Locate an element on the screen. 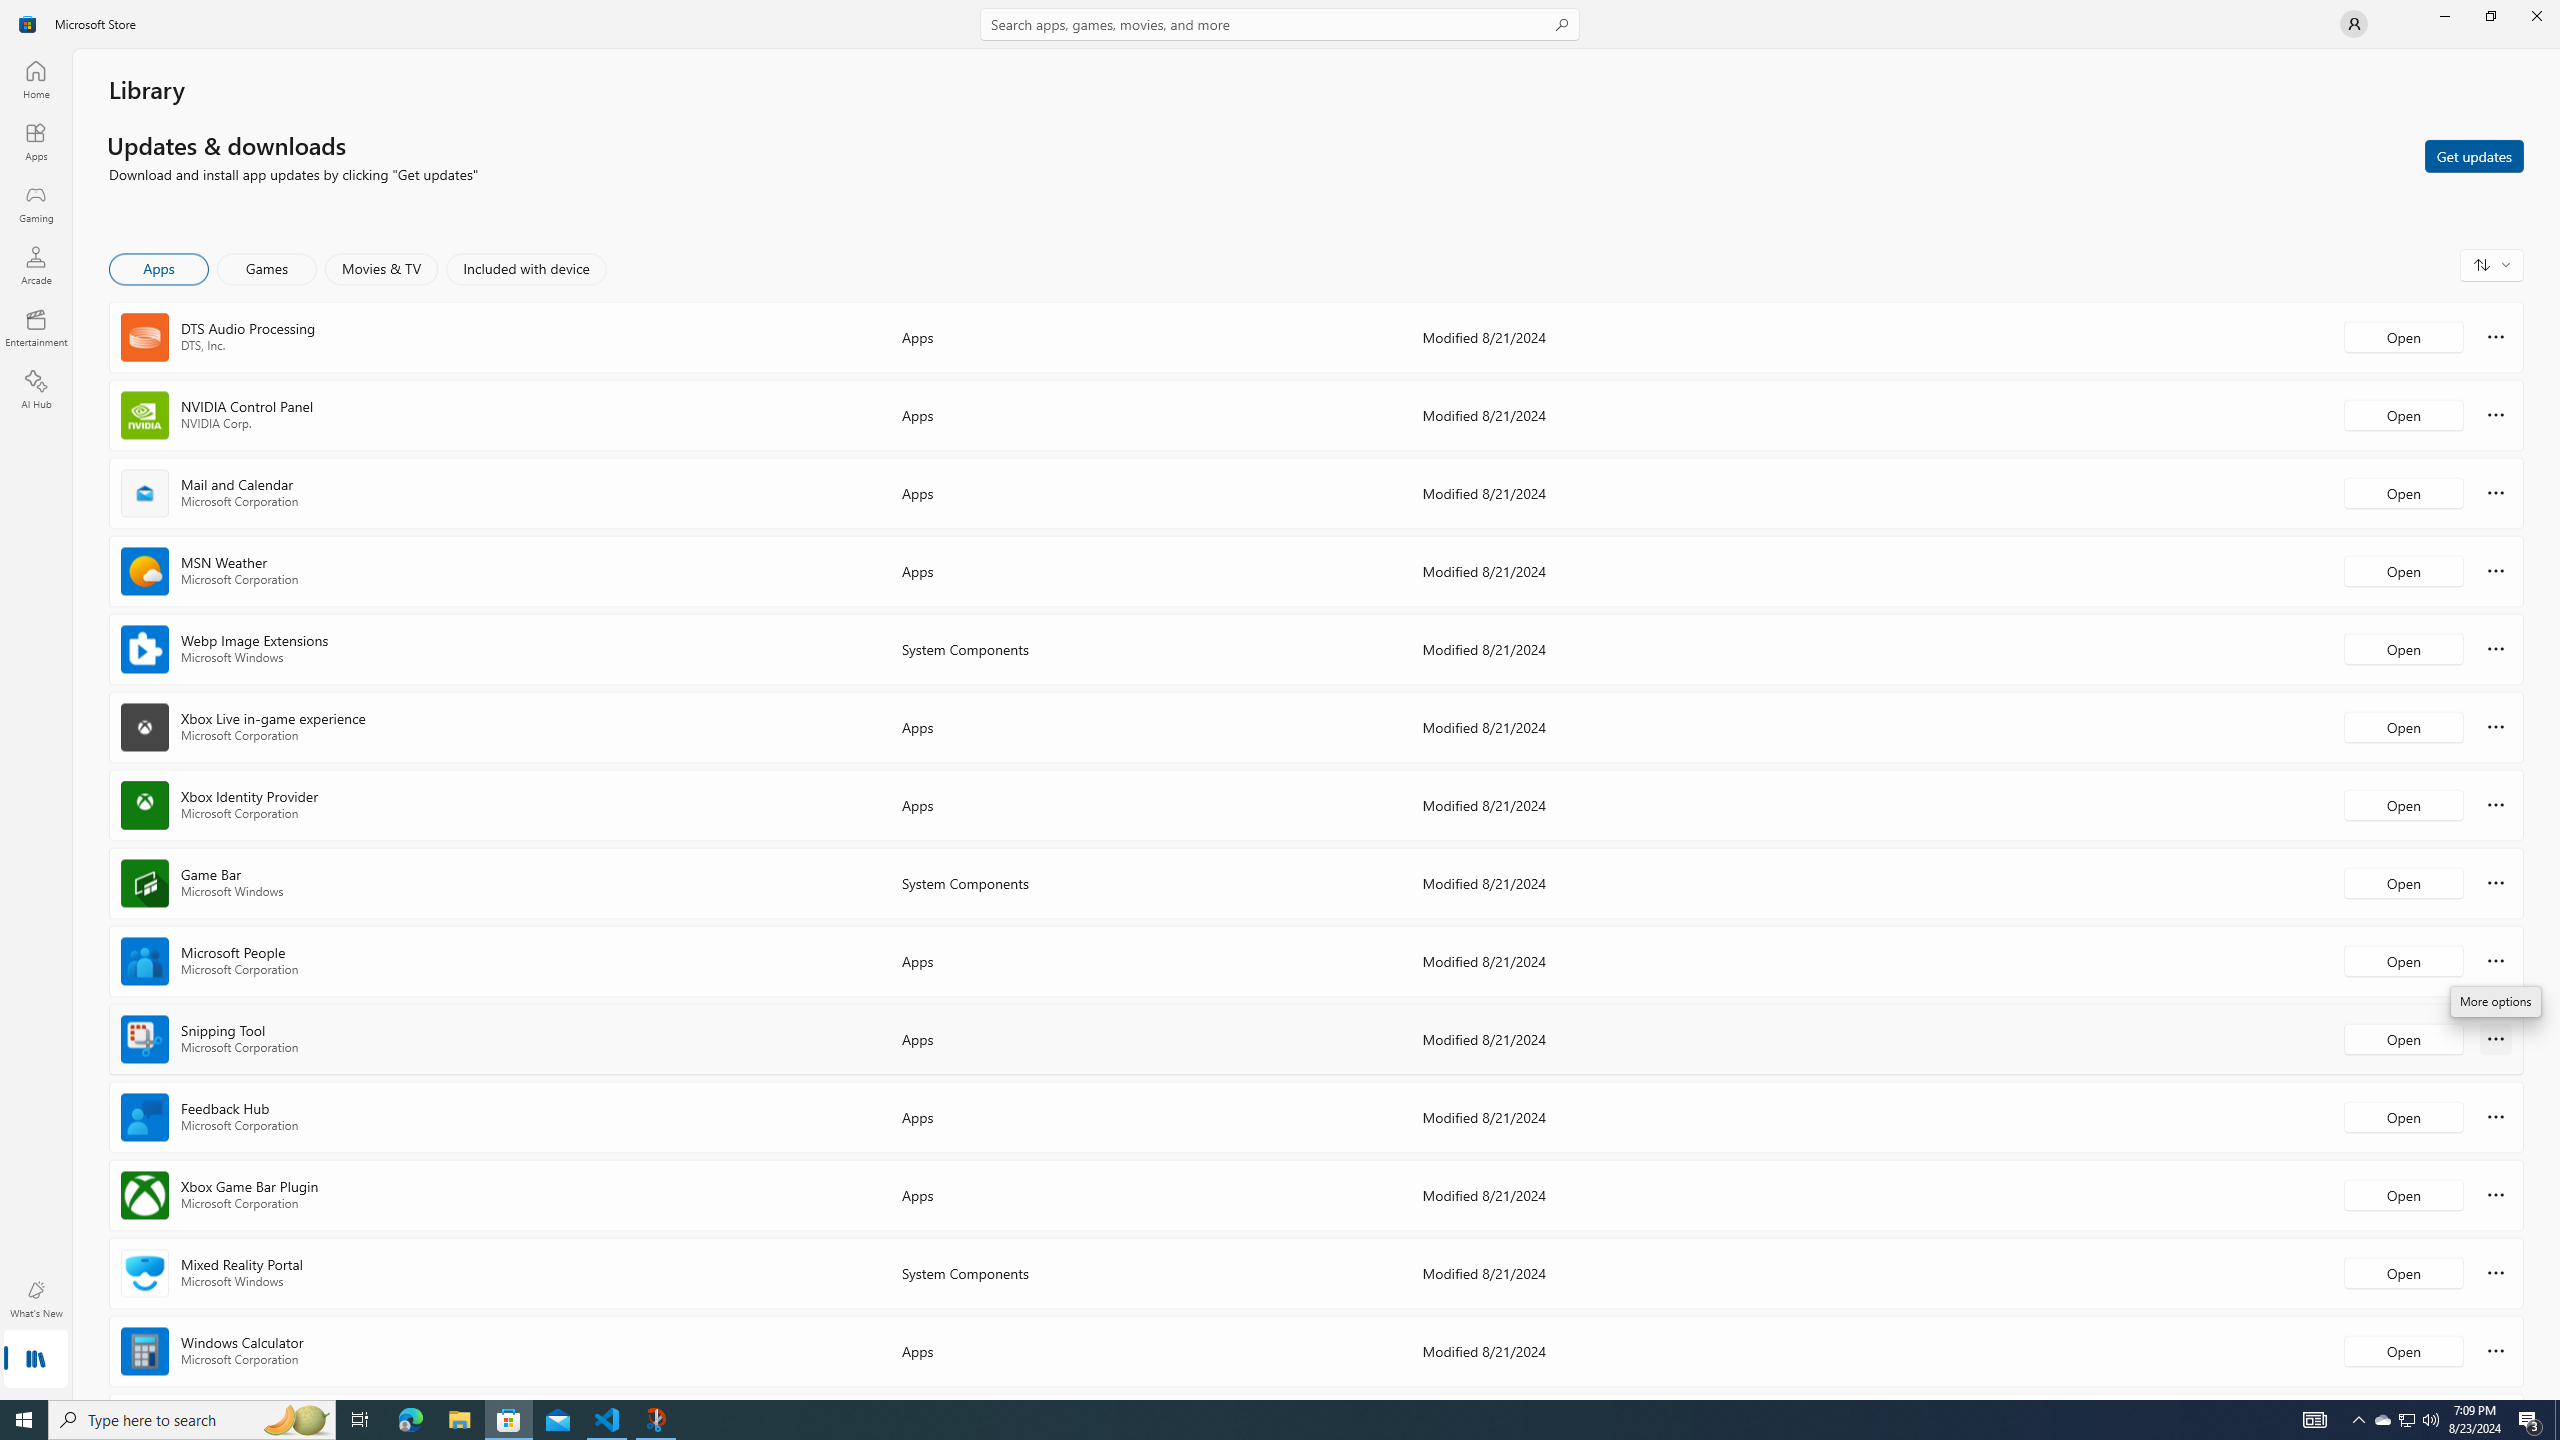  'Restore Microsoft Store' is located at coordinates (2490, 15).